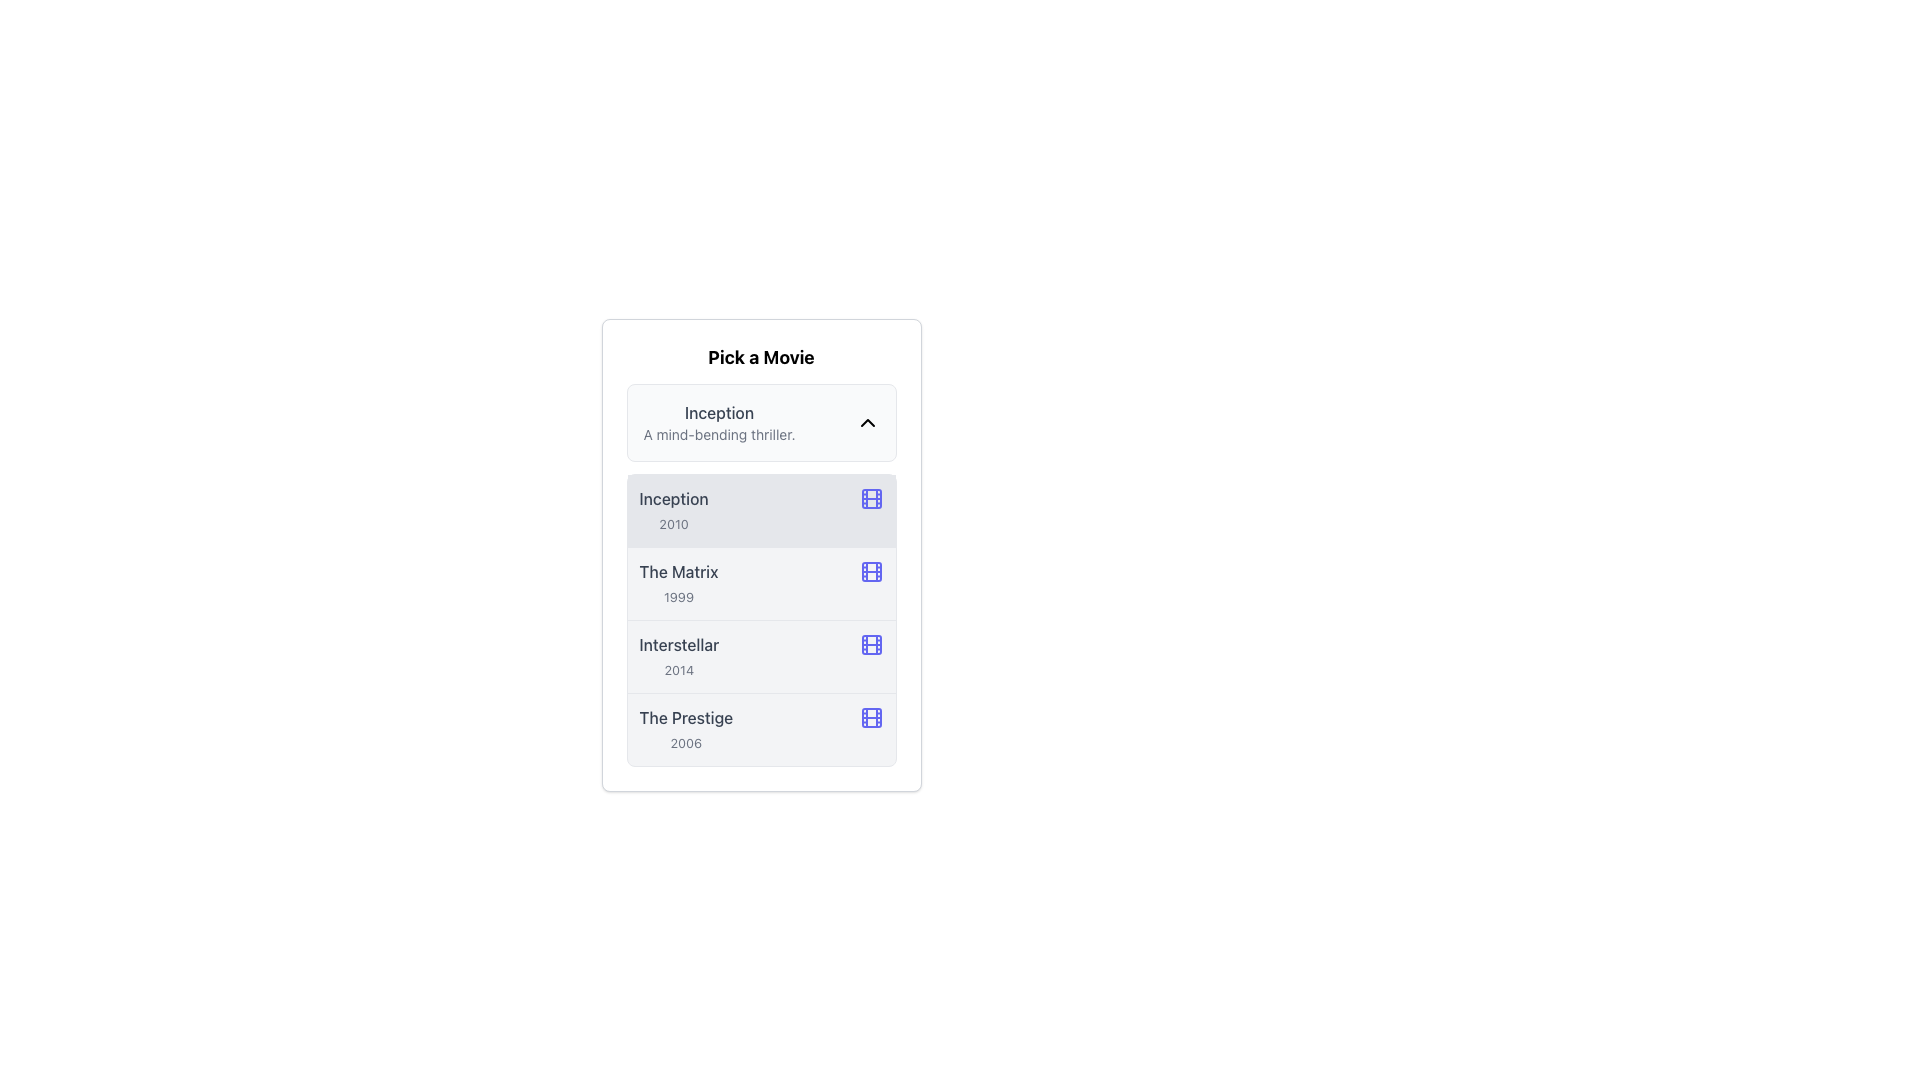 Image resolution: width=1920 pixels, height=1080 pixels. I want to click on the label representing the movie 'Inception' (2010), so click(674, 509).